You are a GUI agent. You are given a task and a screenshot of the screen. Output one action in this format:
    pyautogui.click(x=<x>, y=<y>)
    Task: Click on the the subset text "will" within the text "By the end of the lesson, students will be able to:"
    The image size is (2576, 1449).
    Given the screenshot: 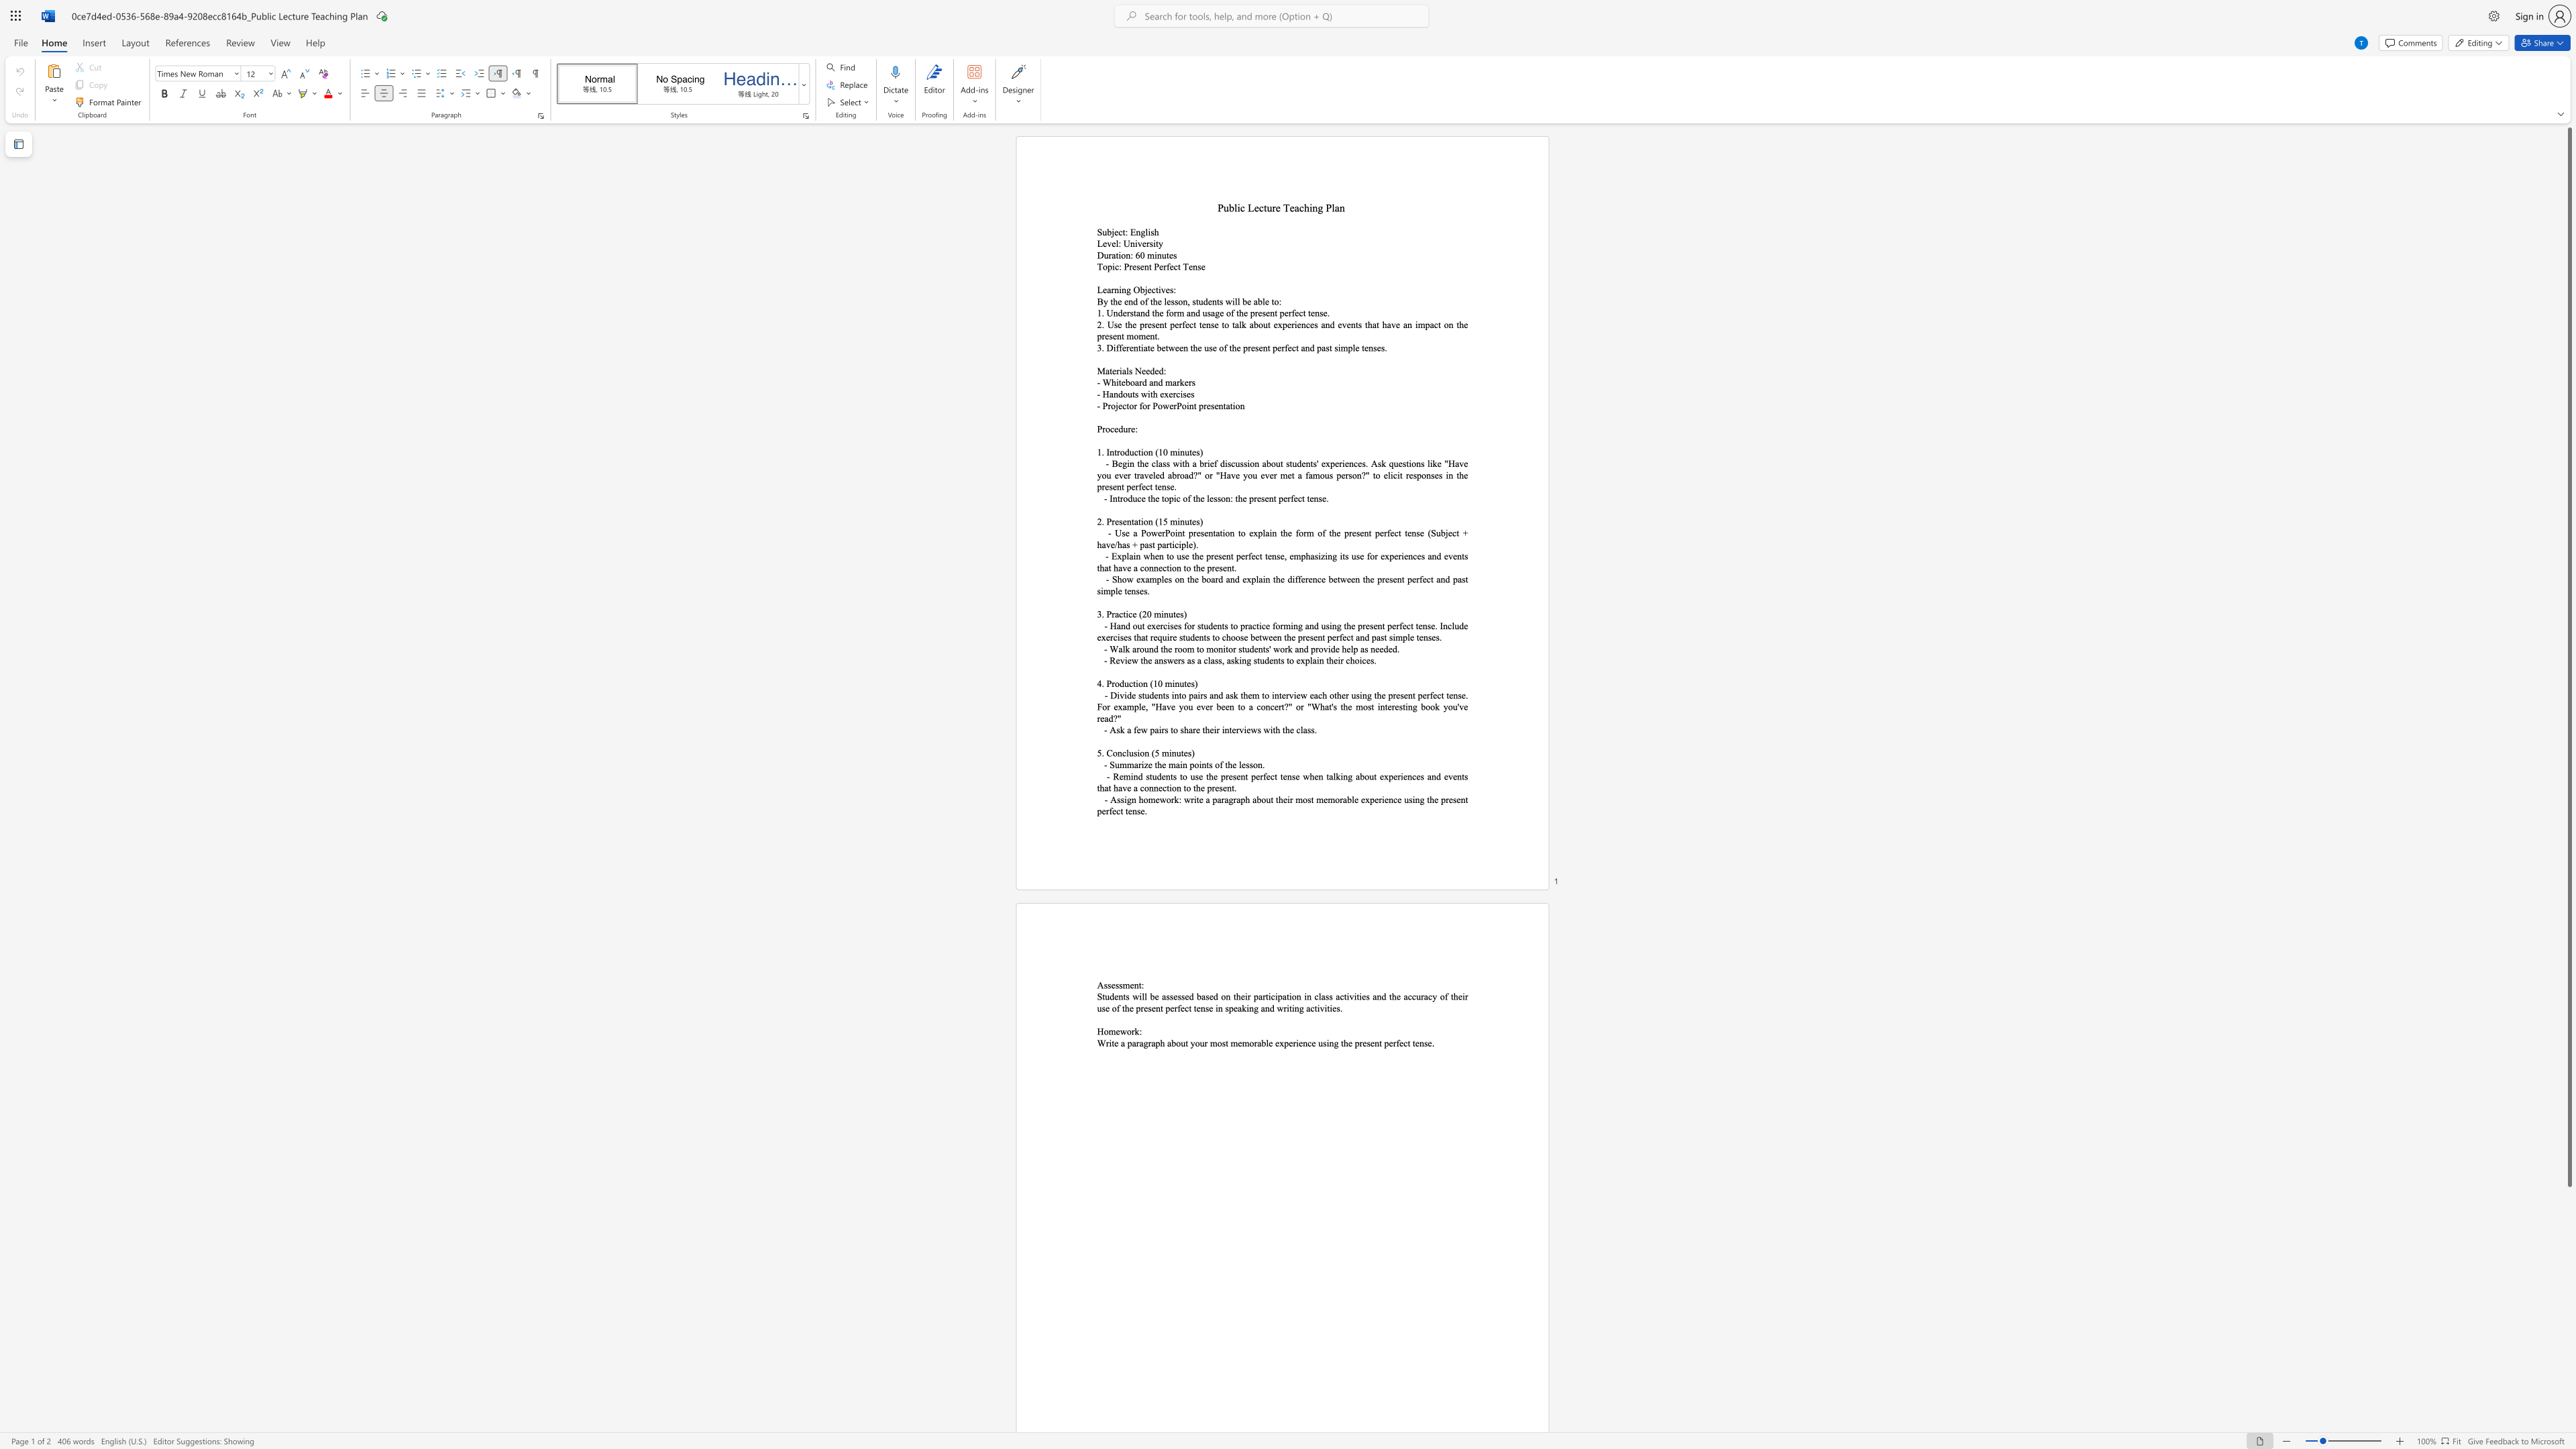 What is the action you would take?
    pyautogui.click(x=1224, y=301)
    